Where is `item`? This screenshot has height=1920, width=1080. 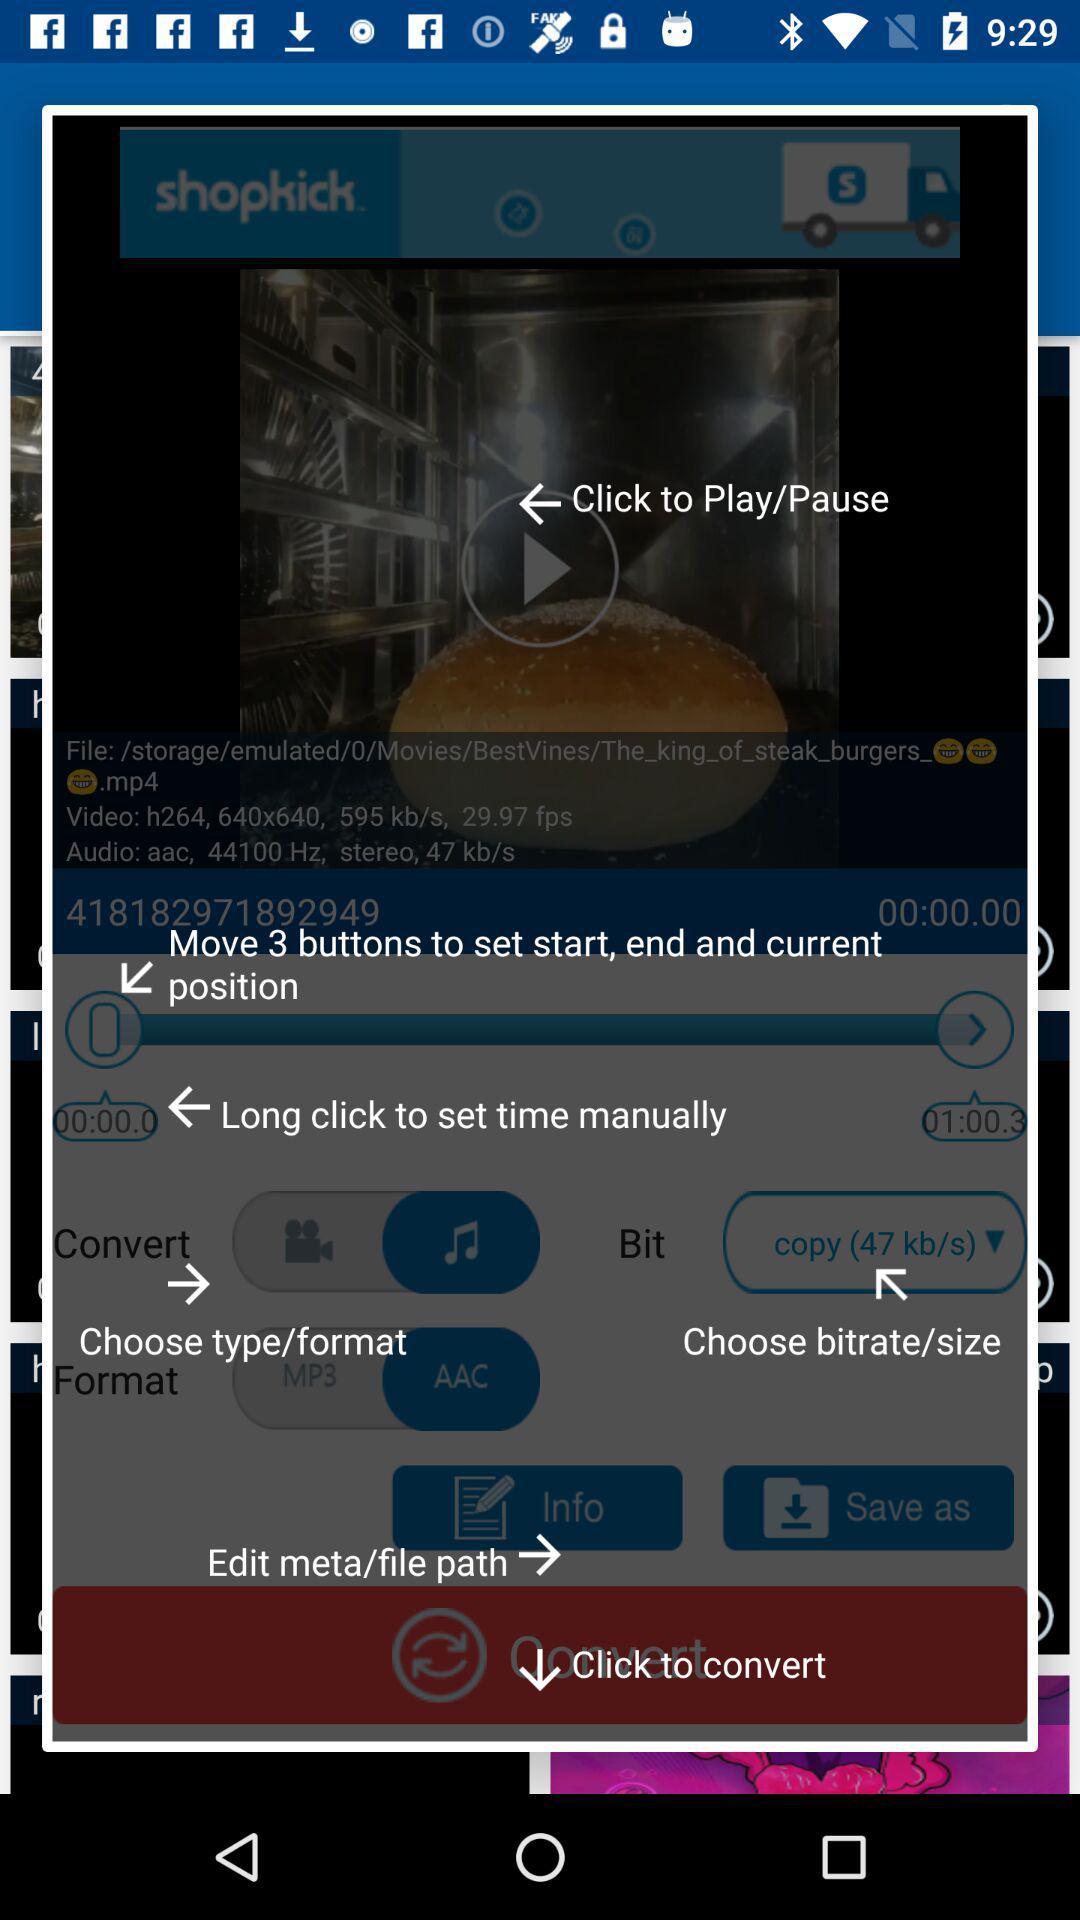
item is located at coordinates (867, 1508).